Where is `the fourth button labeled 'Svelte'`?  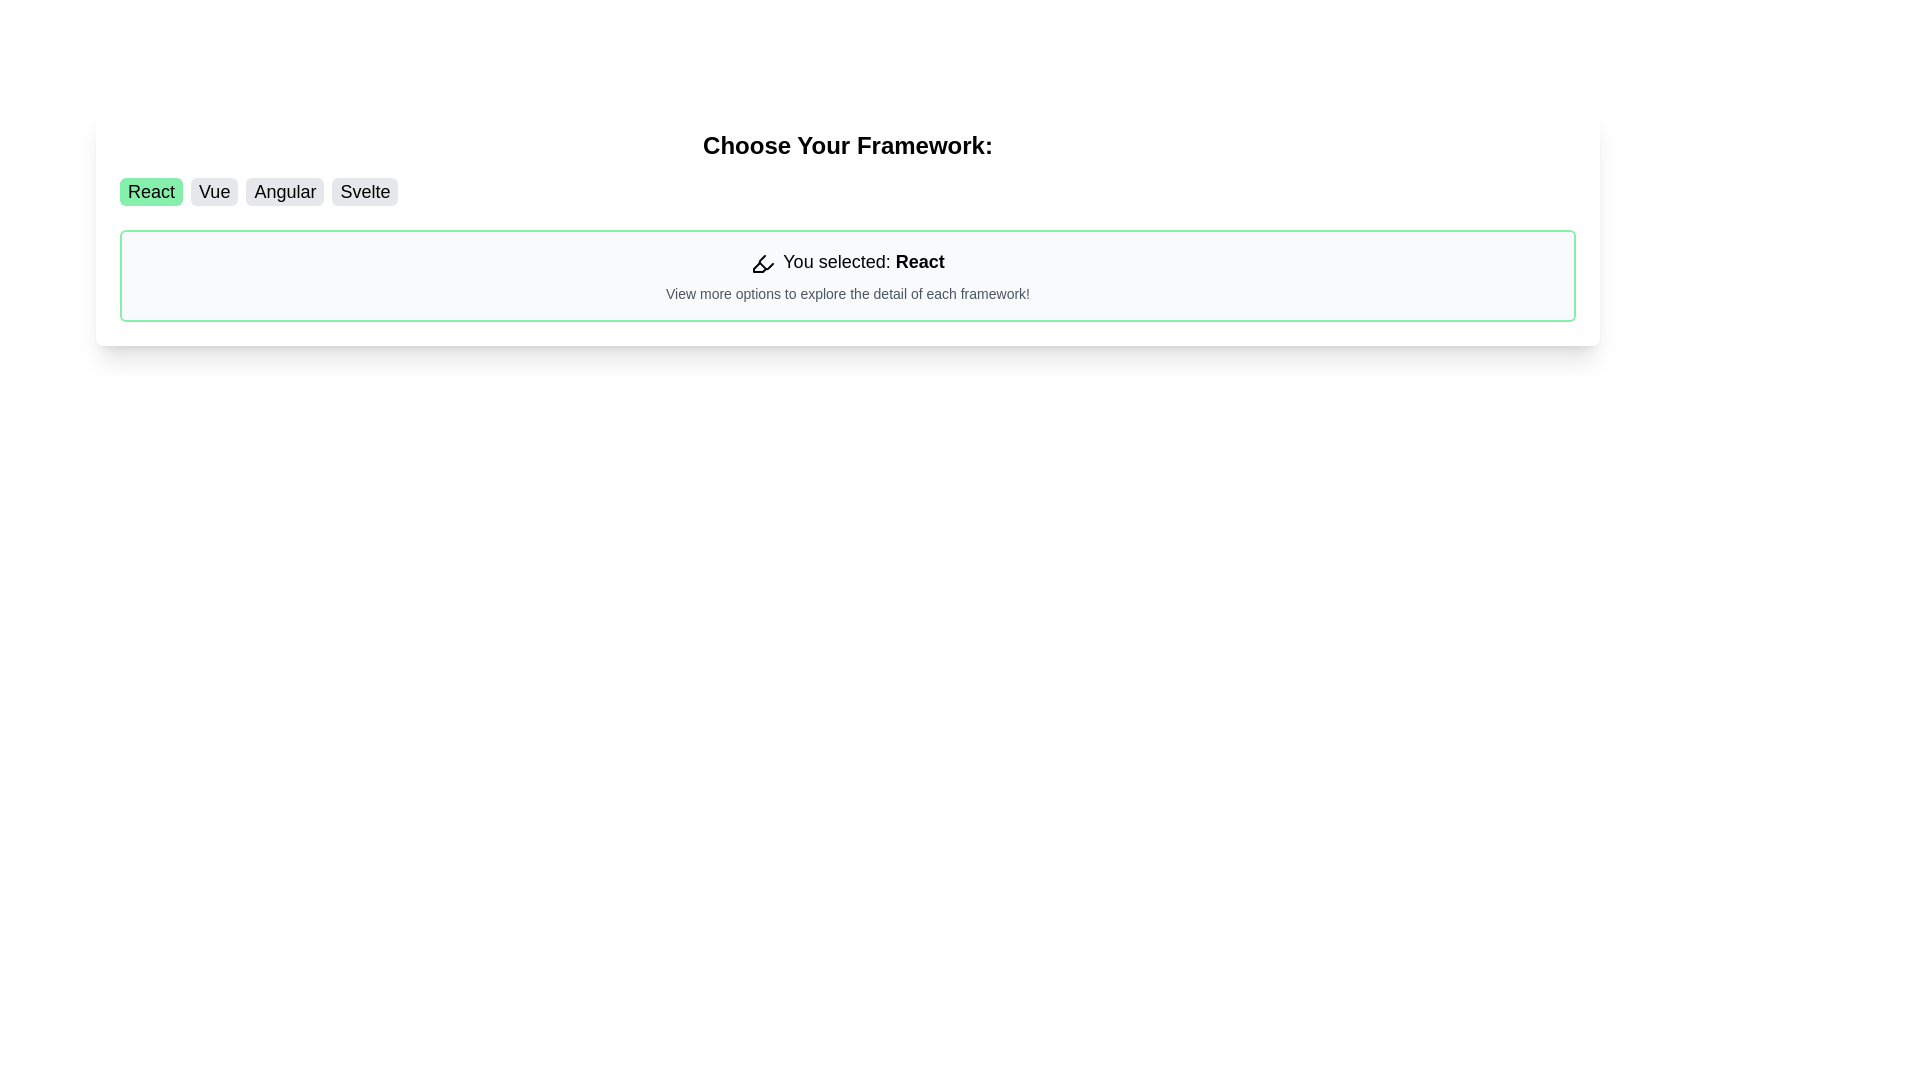
the fourth button labeled 'Svelte' is located at coordinates (365, 192).